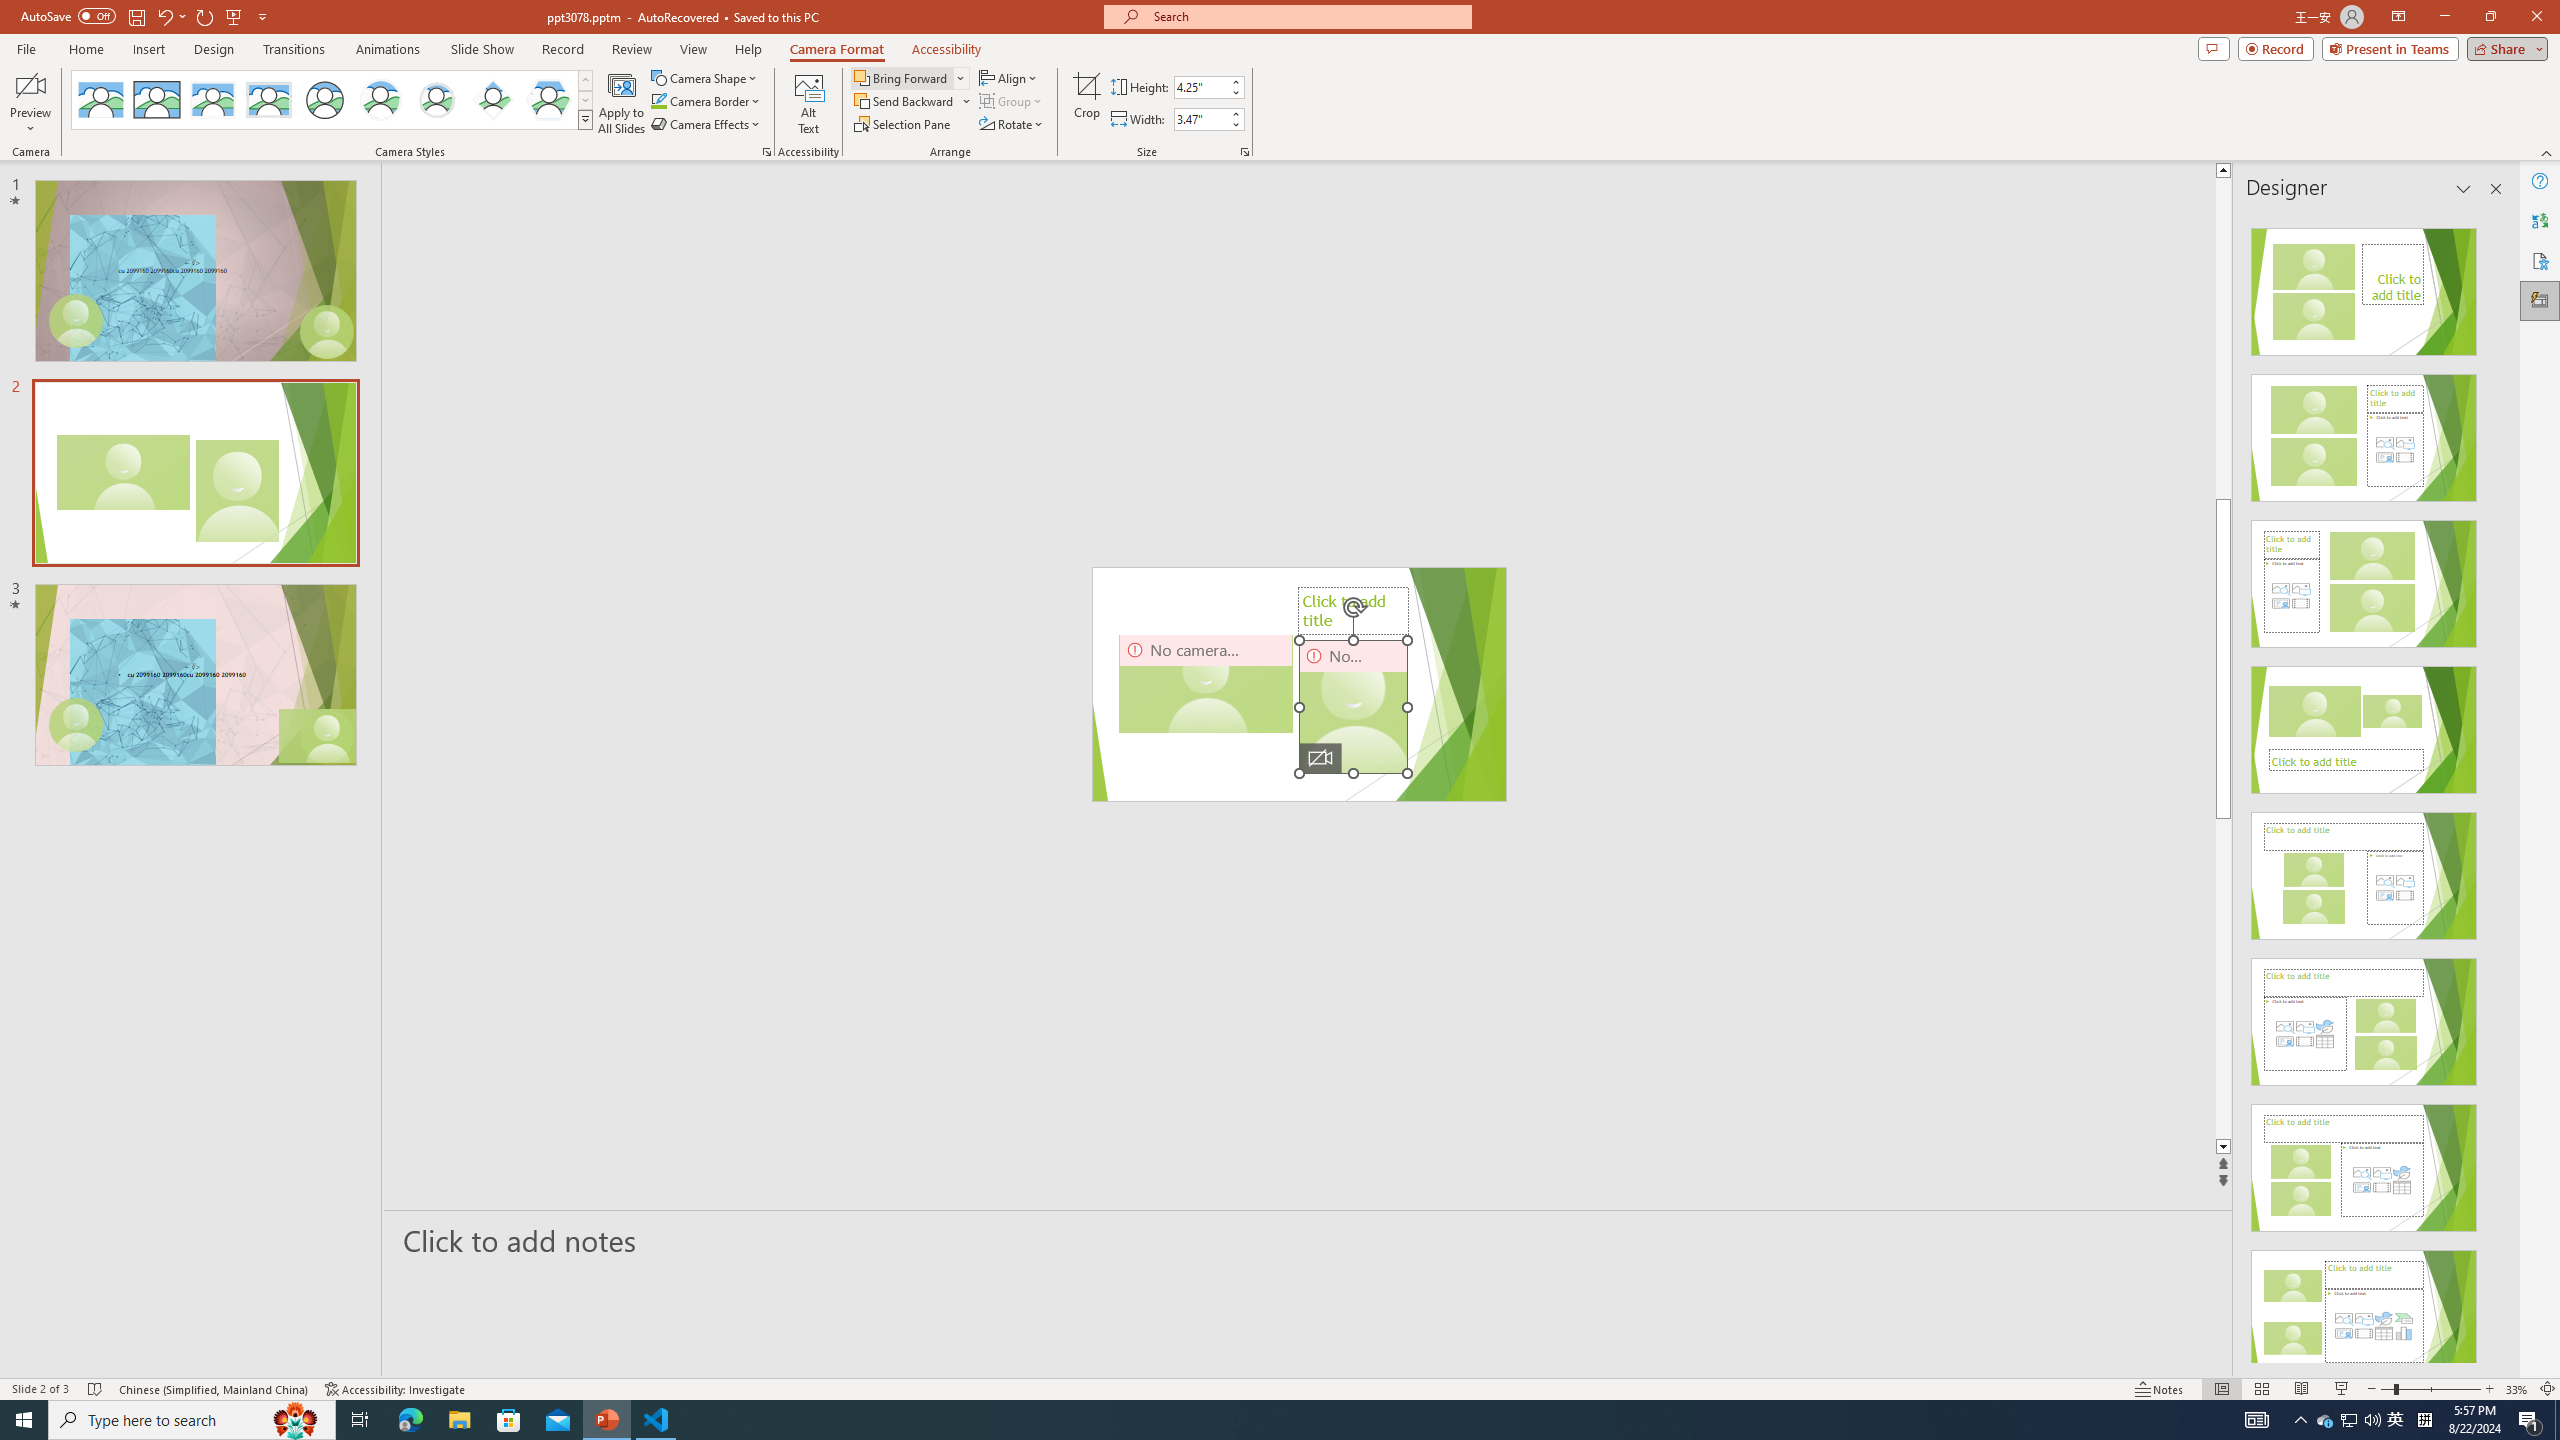 This screenshot has height=1440, width=2560. What do you see at coordinates (2516, 1389) in the screenshot?
I see `'Zoom 33%'` at bounding box center [2516, 1389].